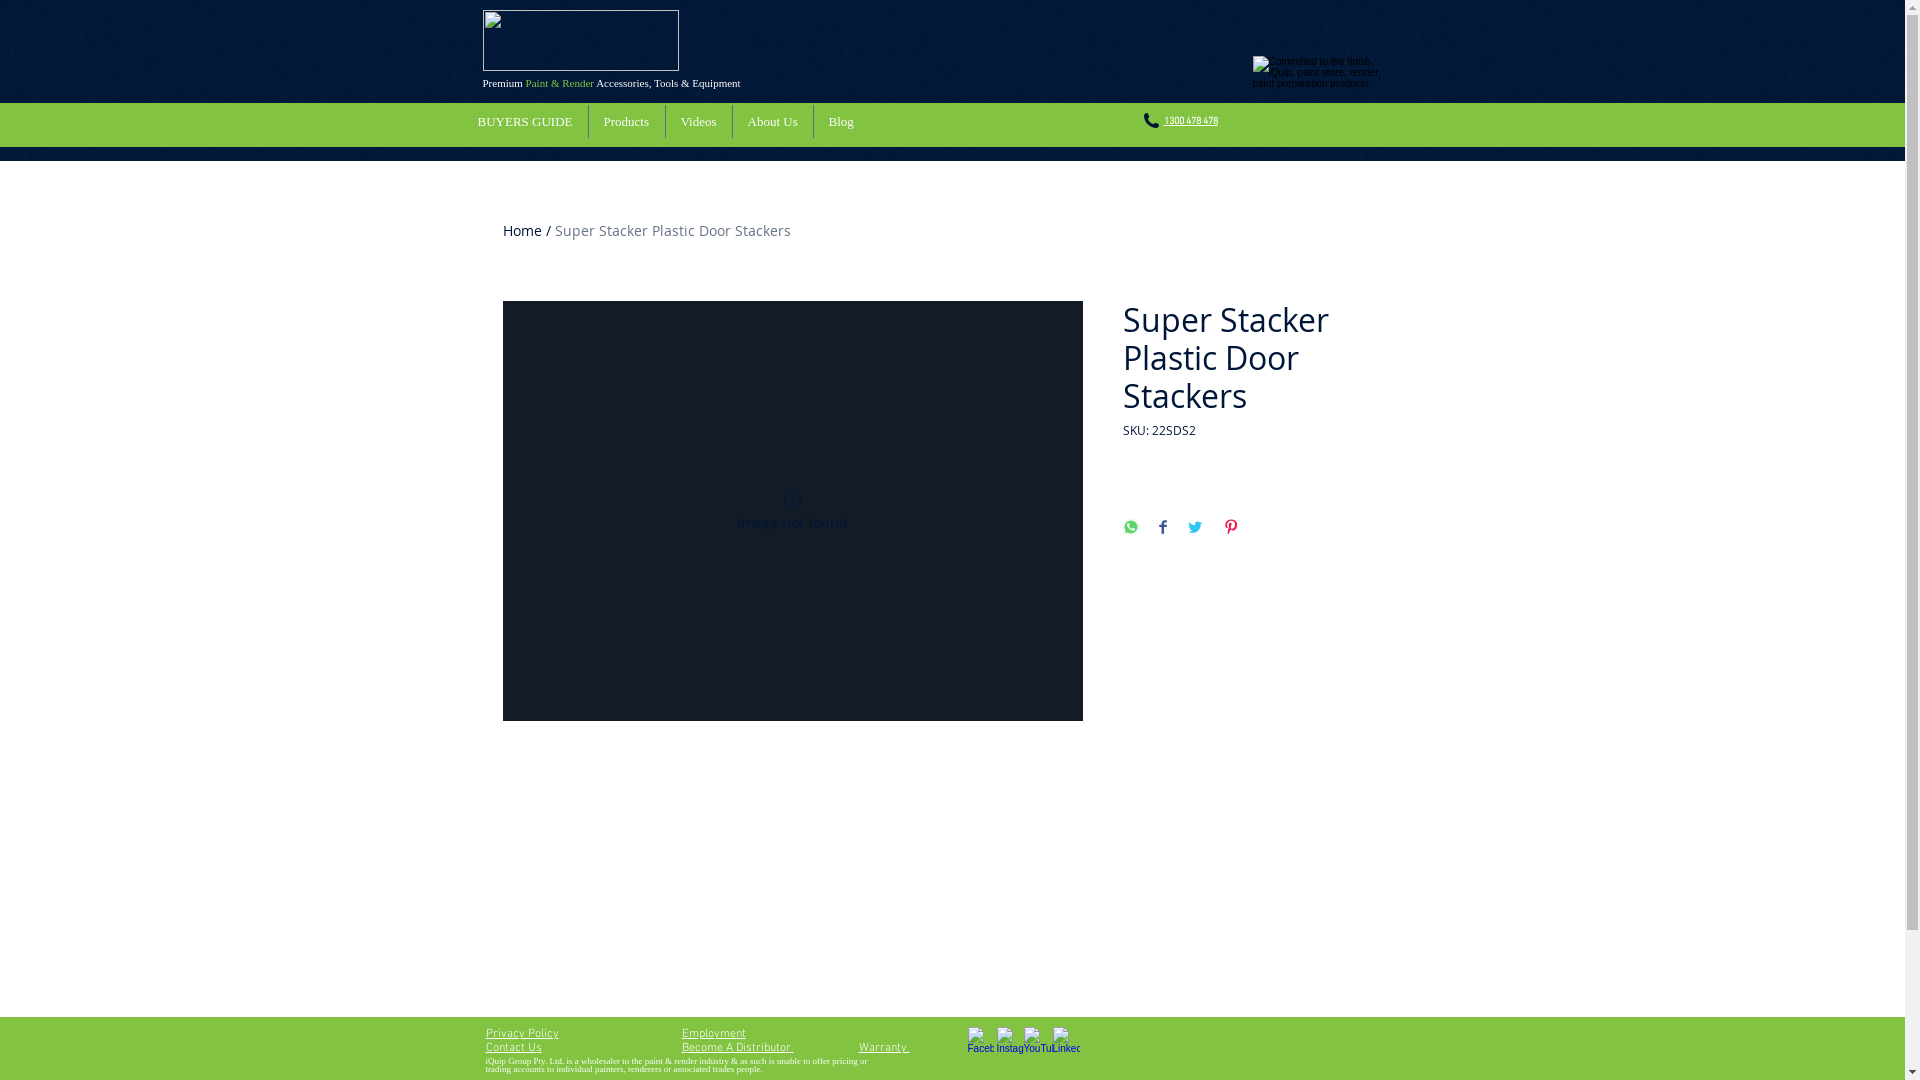 The width and height of the screenshot is (1920, 1080). I want to click on 'Contact Us', so click(485, 1047).